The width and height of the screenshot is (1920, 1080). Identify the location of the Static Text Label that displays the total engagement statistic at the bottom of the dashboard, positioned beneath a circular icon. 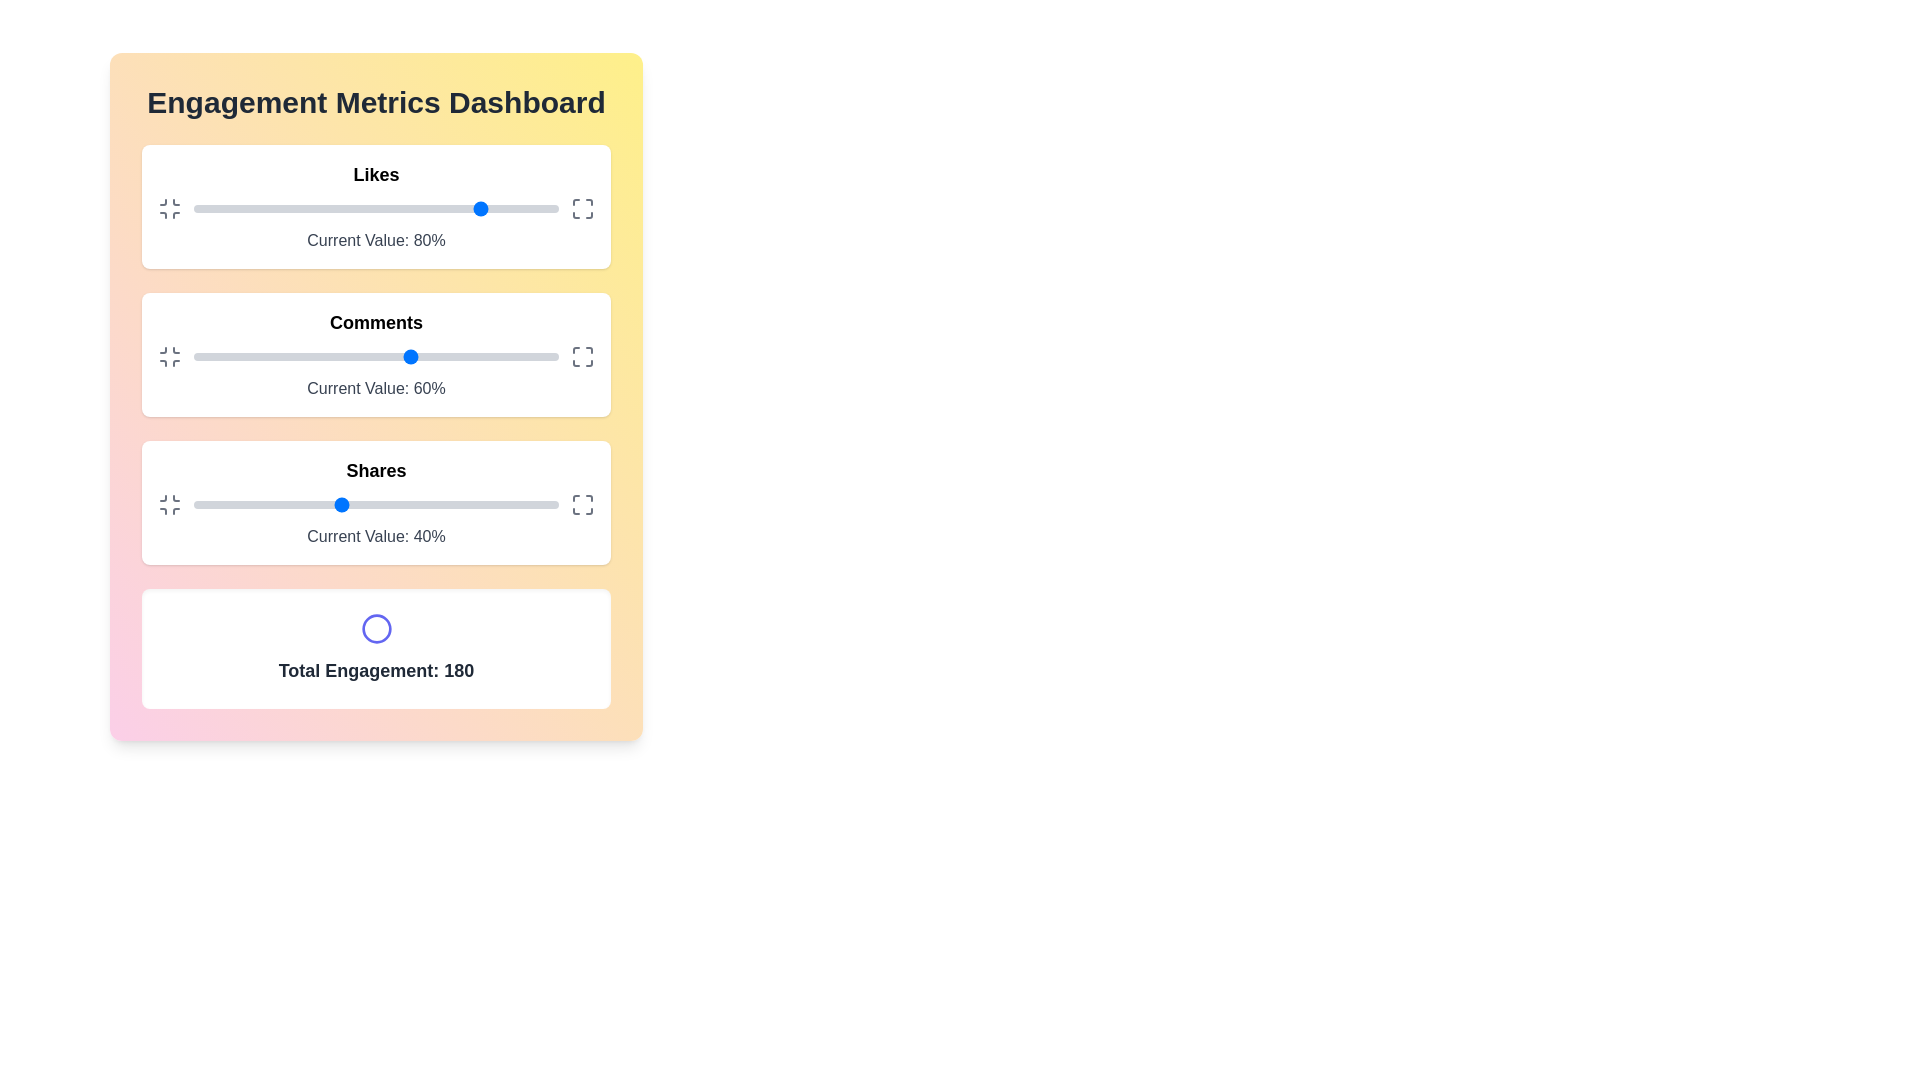
(376, 671).